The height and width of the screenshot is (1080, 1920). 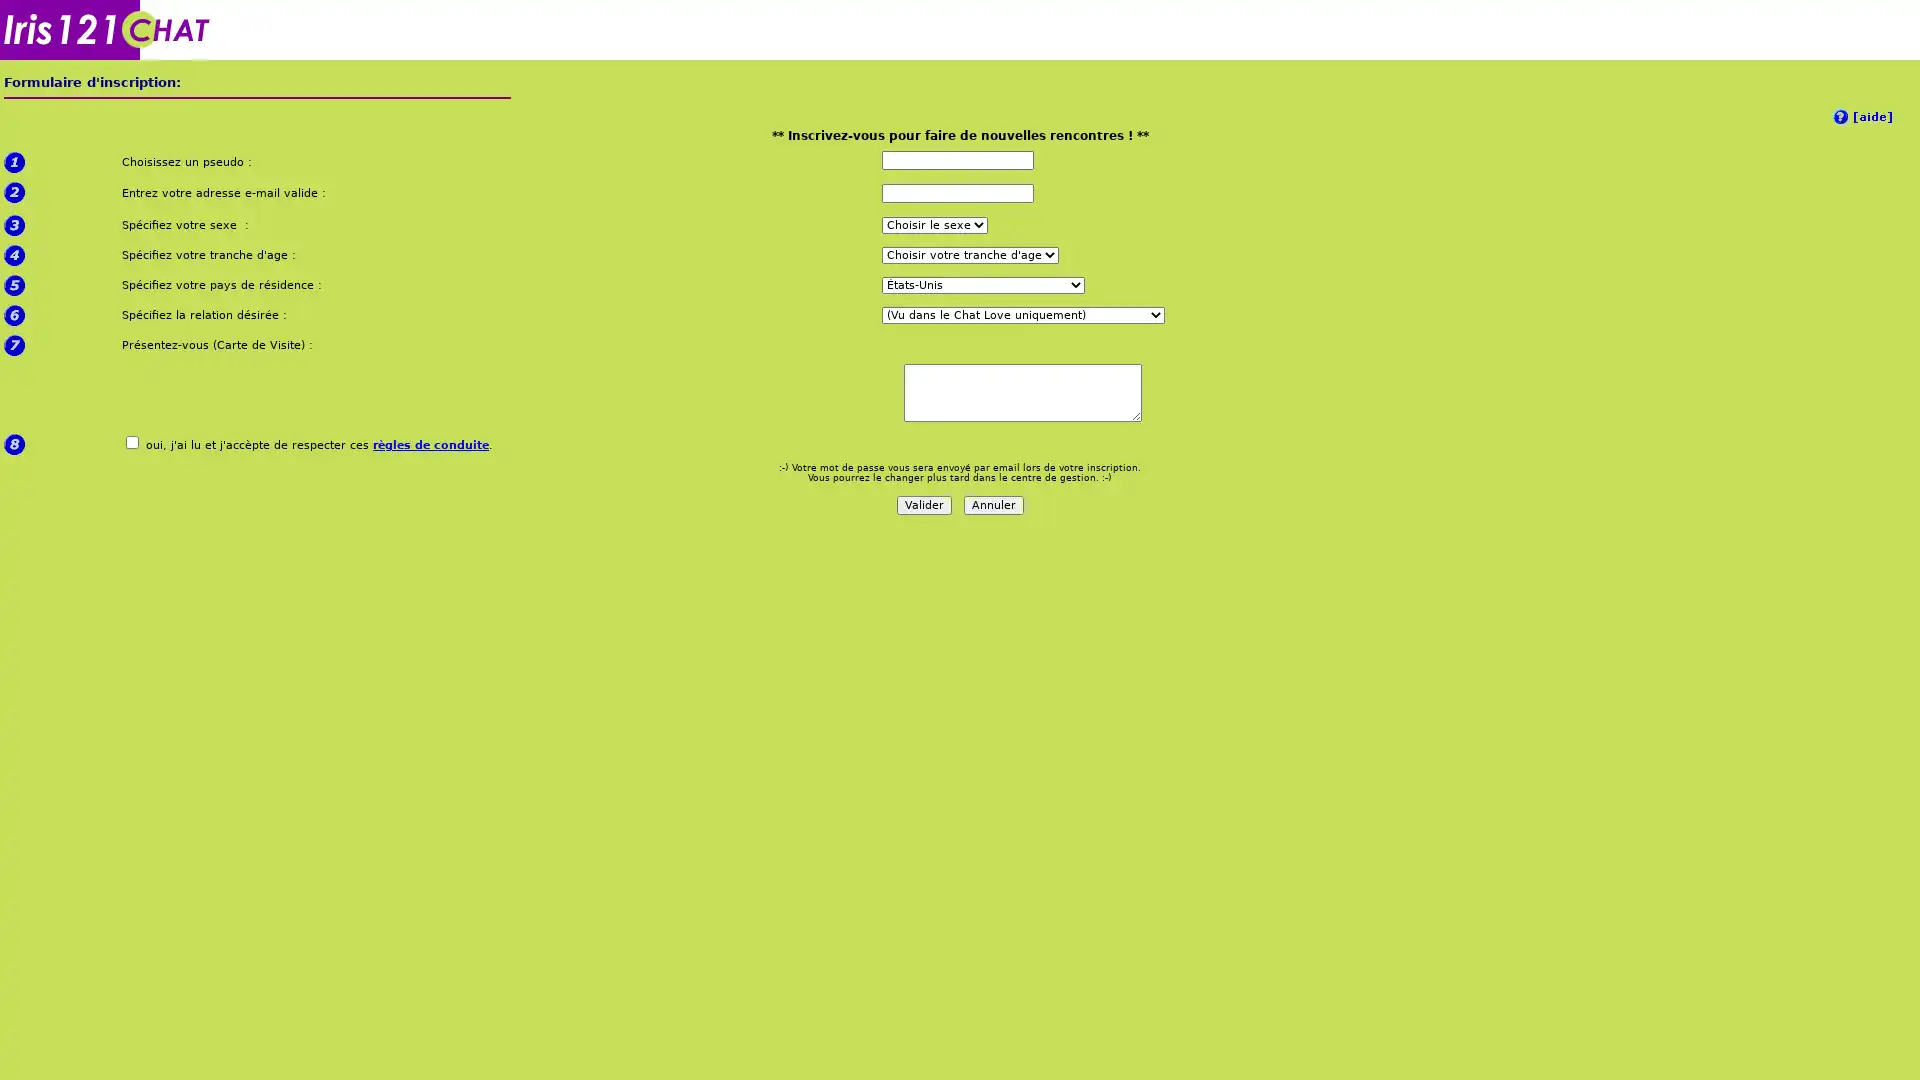 What do you see at coordinates (922, 504) in the screenshot?
I see `Valider` at bounding box center [922, 504].